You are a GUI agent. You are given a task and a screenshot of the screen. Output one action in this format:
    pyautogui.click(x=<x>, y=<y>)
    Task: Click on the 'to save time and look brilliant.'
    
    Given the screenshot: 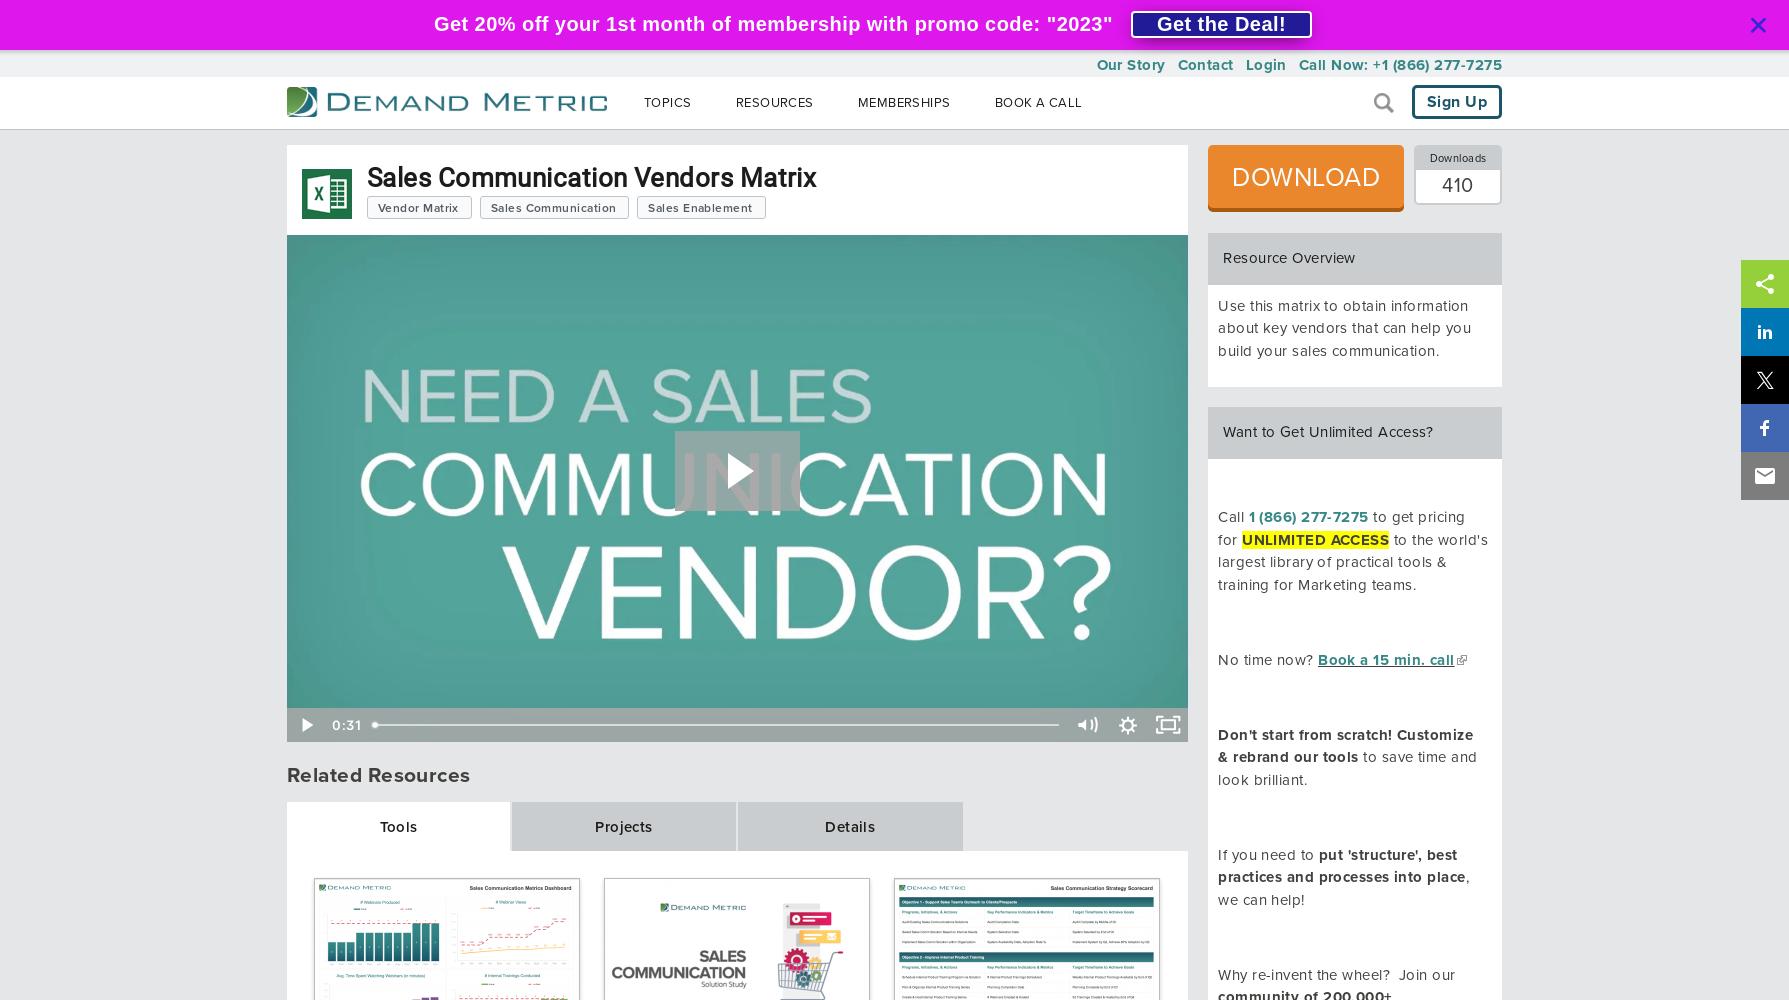 What is the action you would take?
    pyautogui.click(x=1347, y=768)
    